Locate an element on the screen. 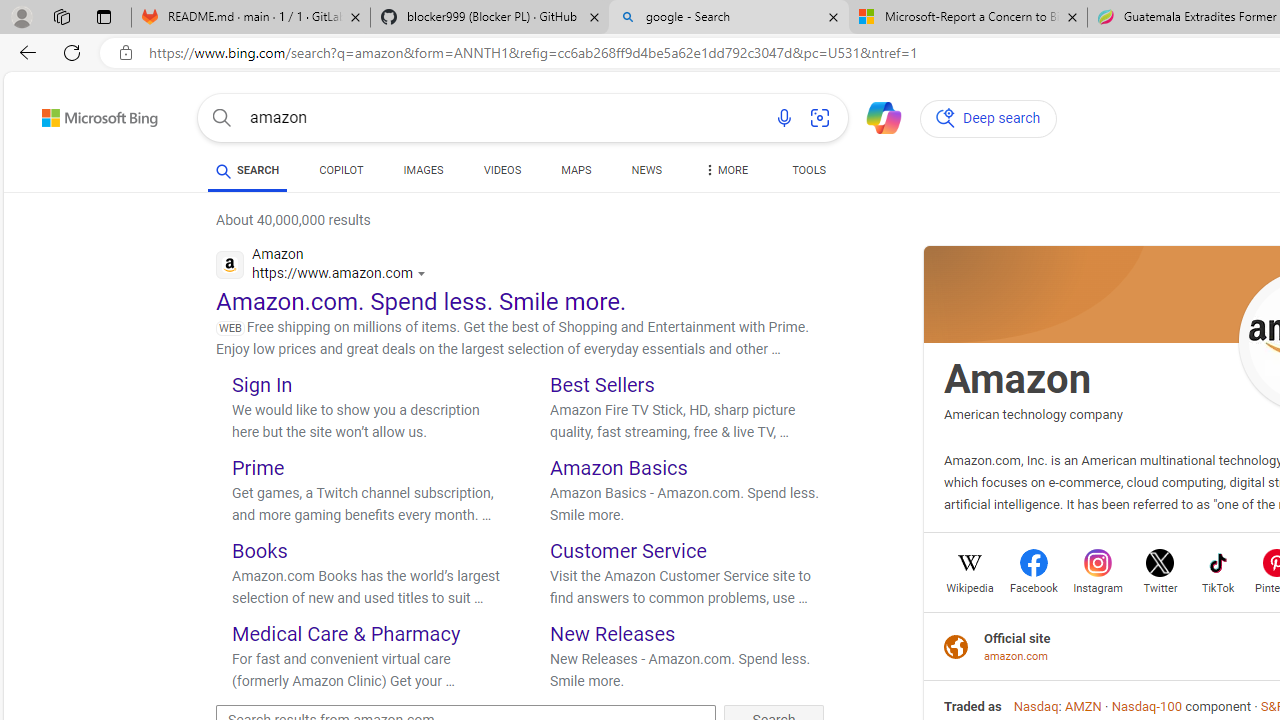  'Facebook' is located at coordinates (1034, 585).